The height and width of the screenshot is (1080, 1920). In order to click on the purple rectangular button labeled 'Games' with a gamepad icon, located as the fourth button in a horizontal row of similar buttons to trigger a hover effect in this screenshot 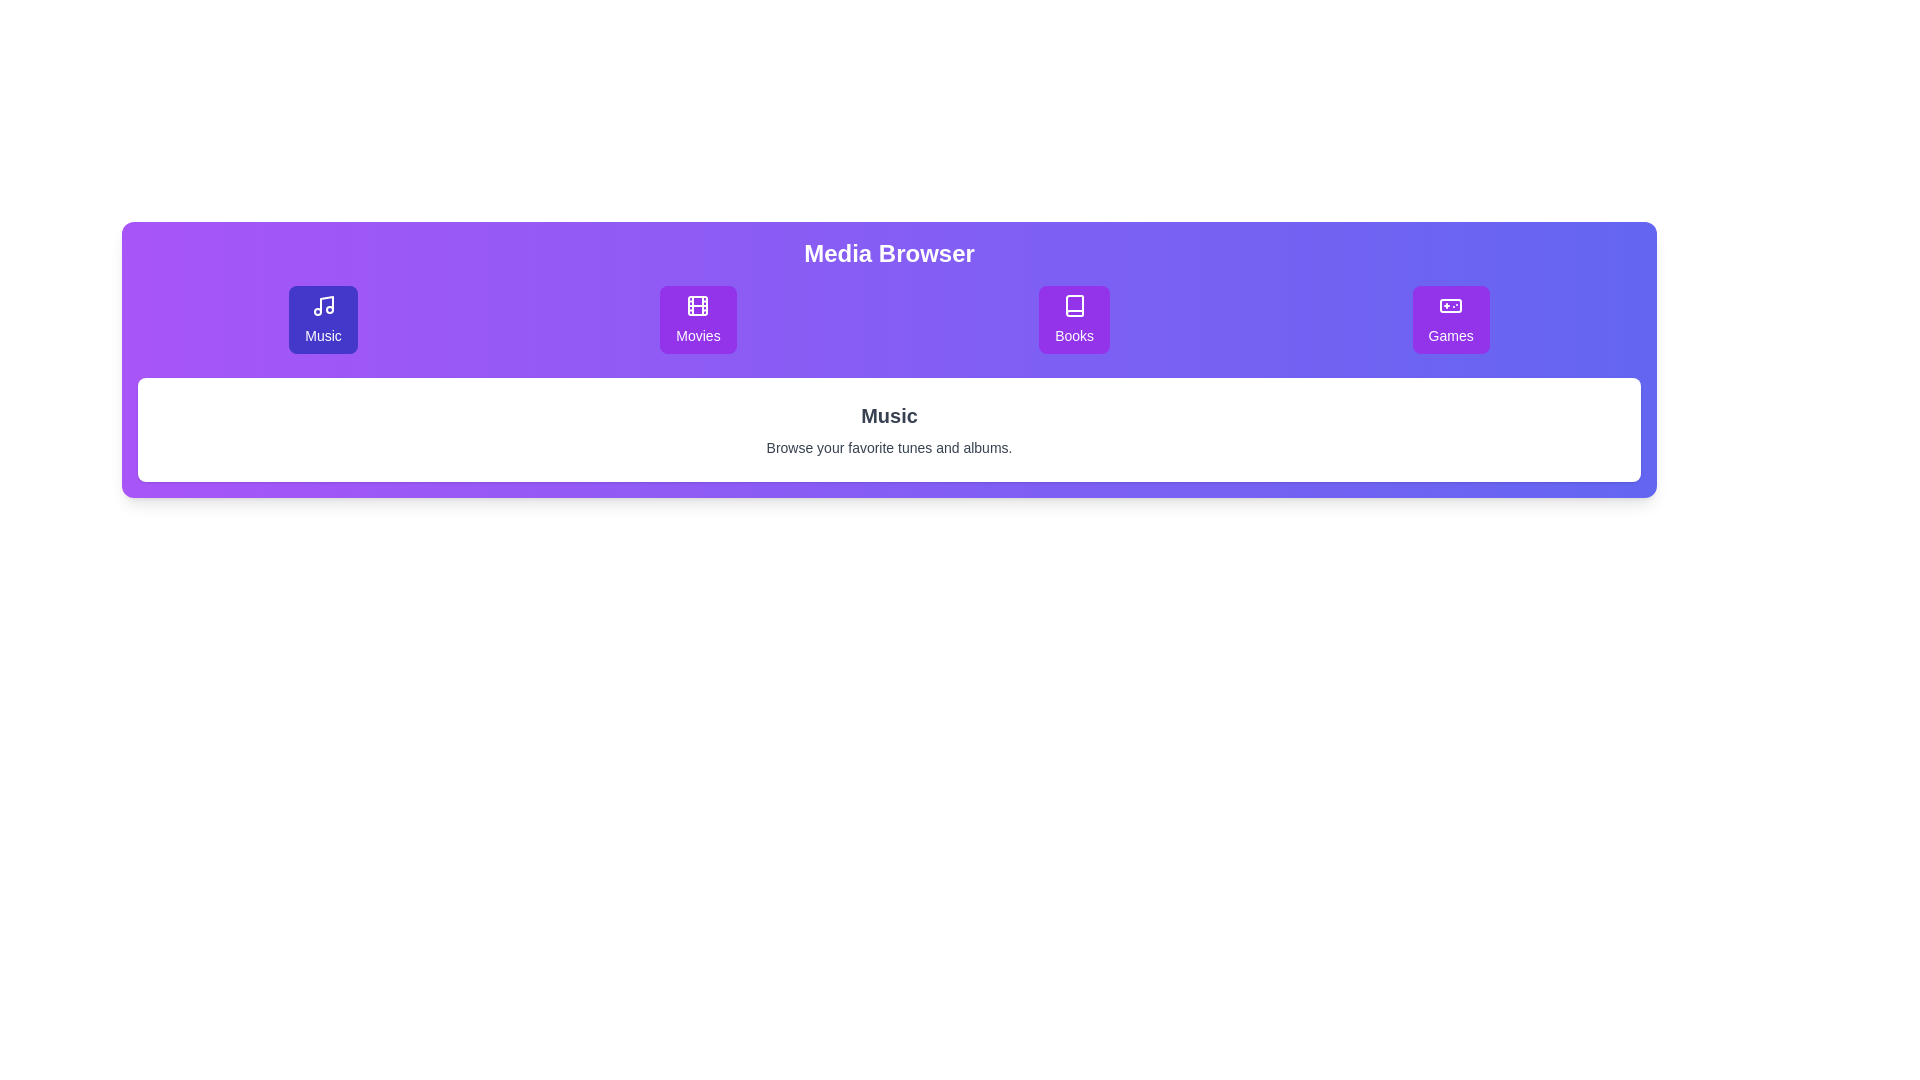, I will do `click(1451, 319)`.